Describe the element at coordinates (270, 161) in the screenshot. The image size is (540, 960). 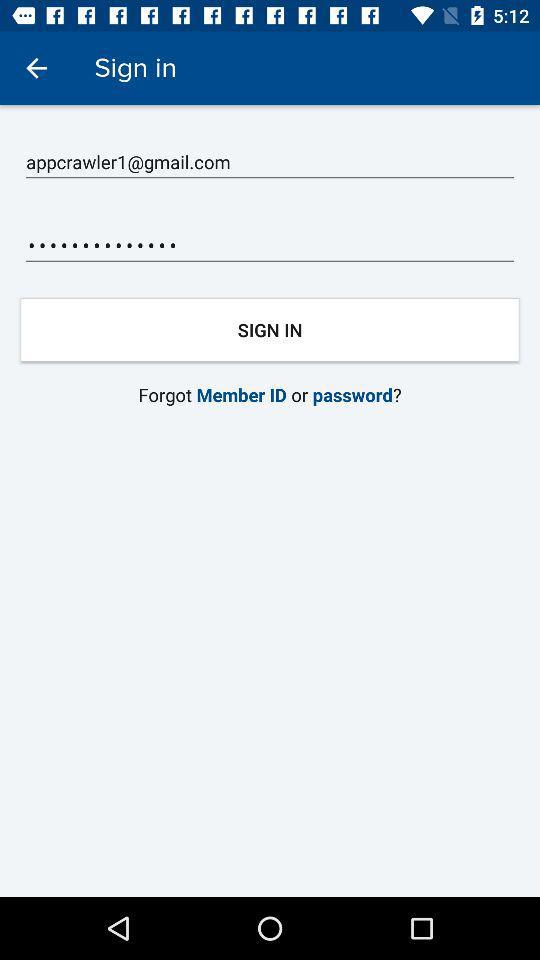
I see `icon below the sign in item` at that location.